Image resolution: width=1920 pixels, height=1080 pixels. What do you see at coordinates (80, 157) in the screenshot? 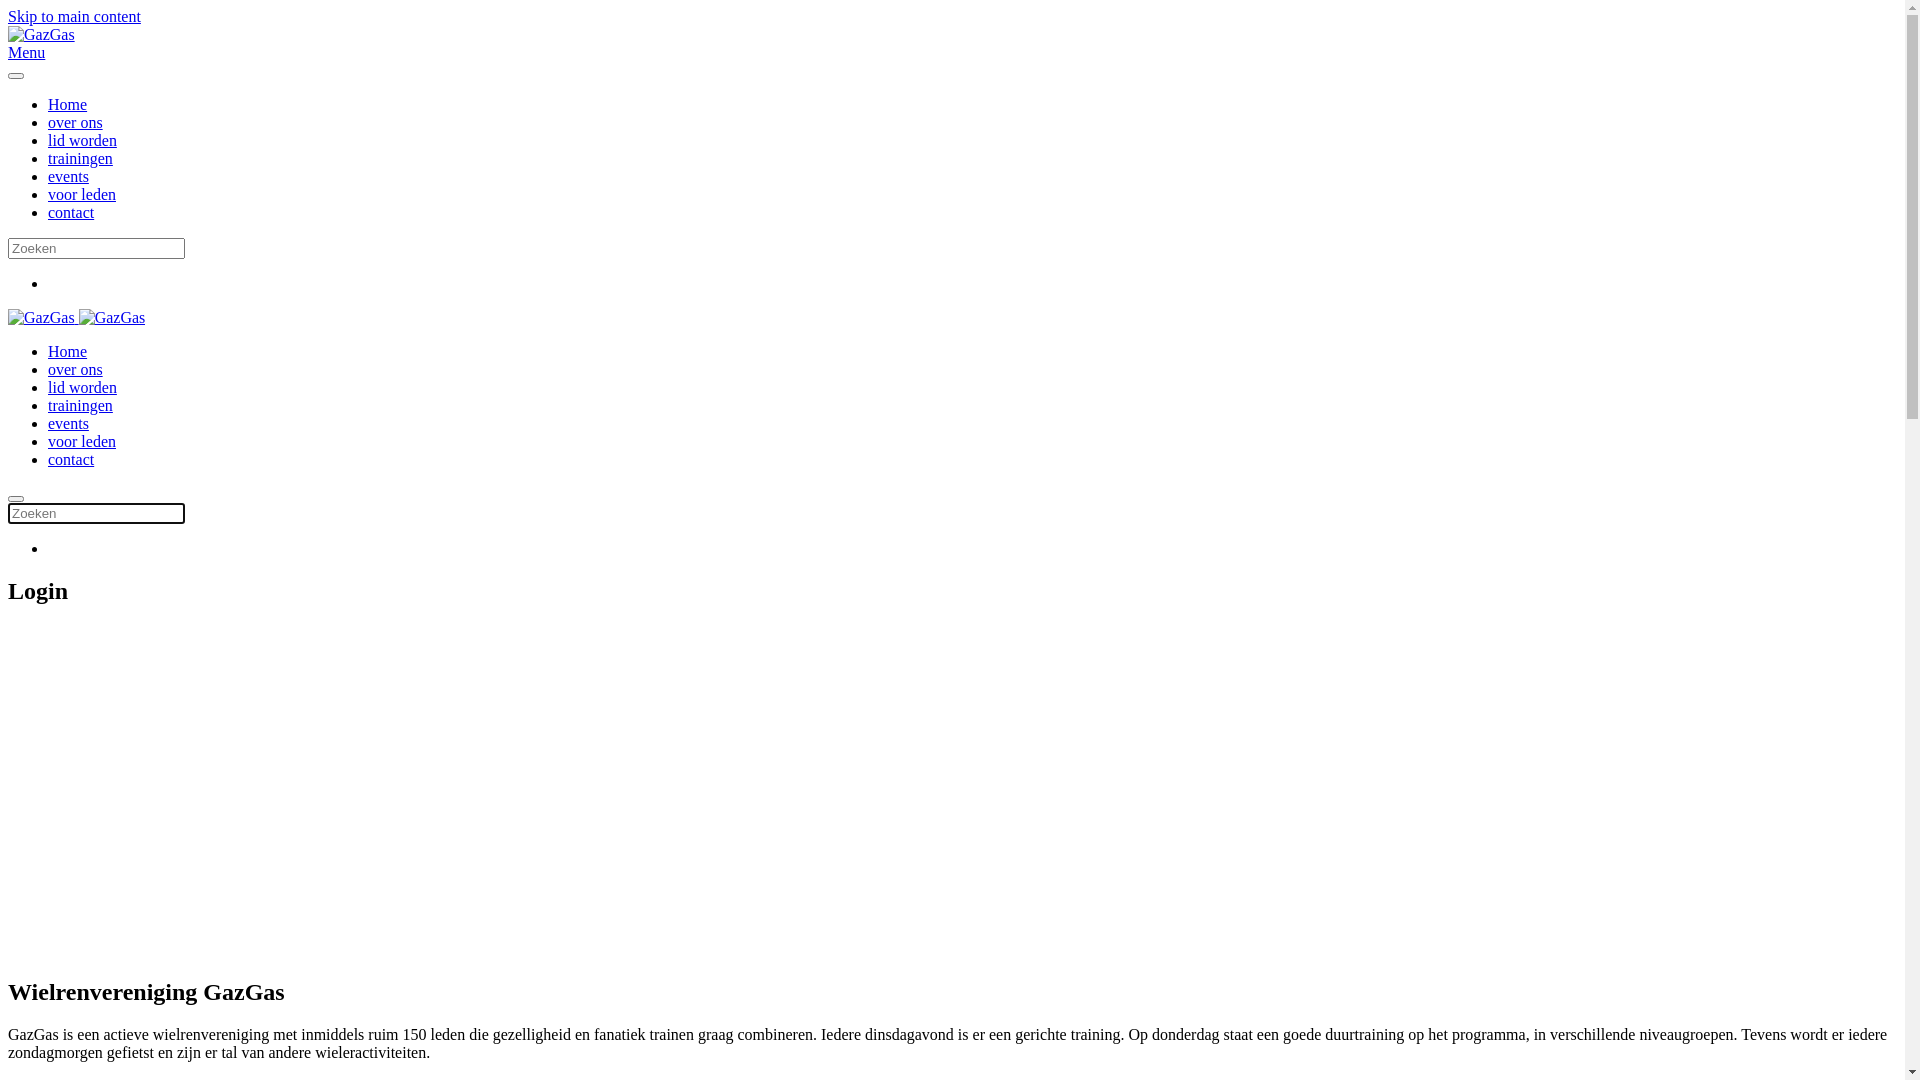
I see `'trainingen'` at bounding box center [80, 157].